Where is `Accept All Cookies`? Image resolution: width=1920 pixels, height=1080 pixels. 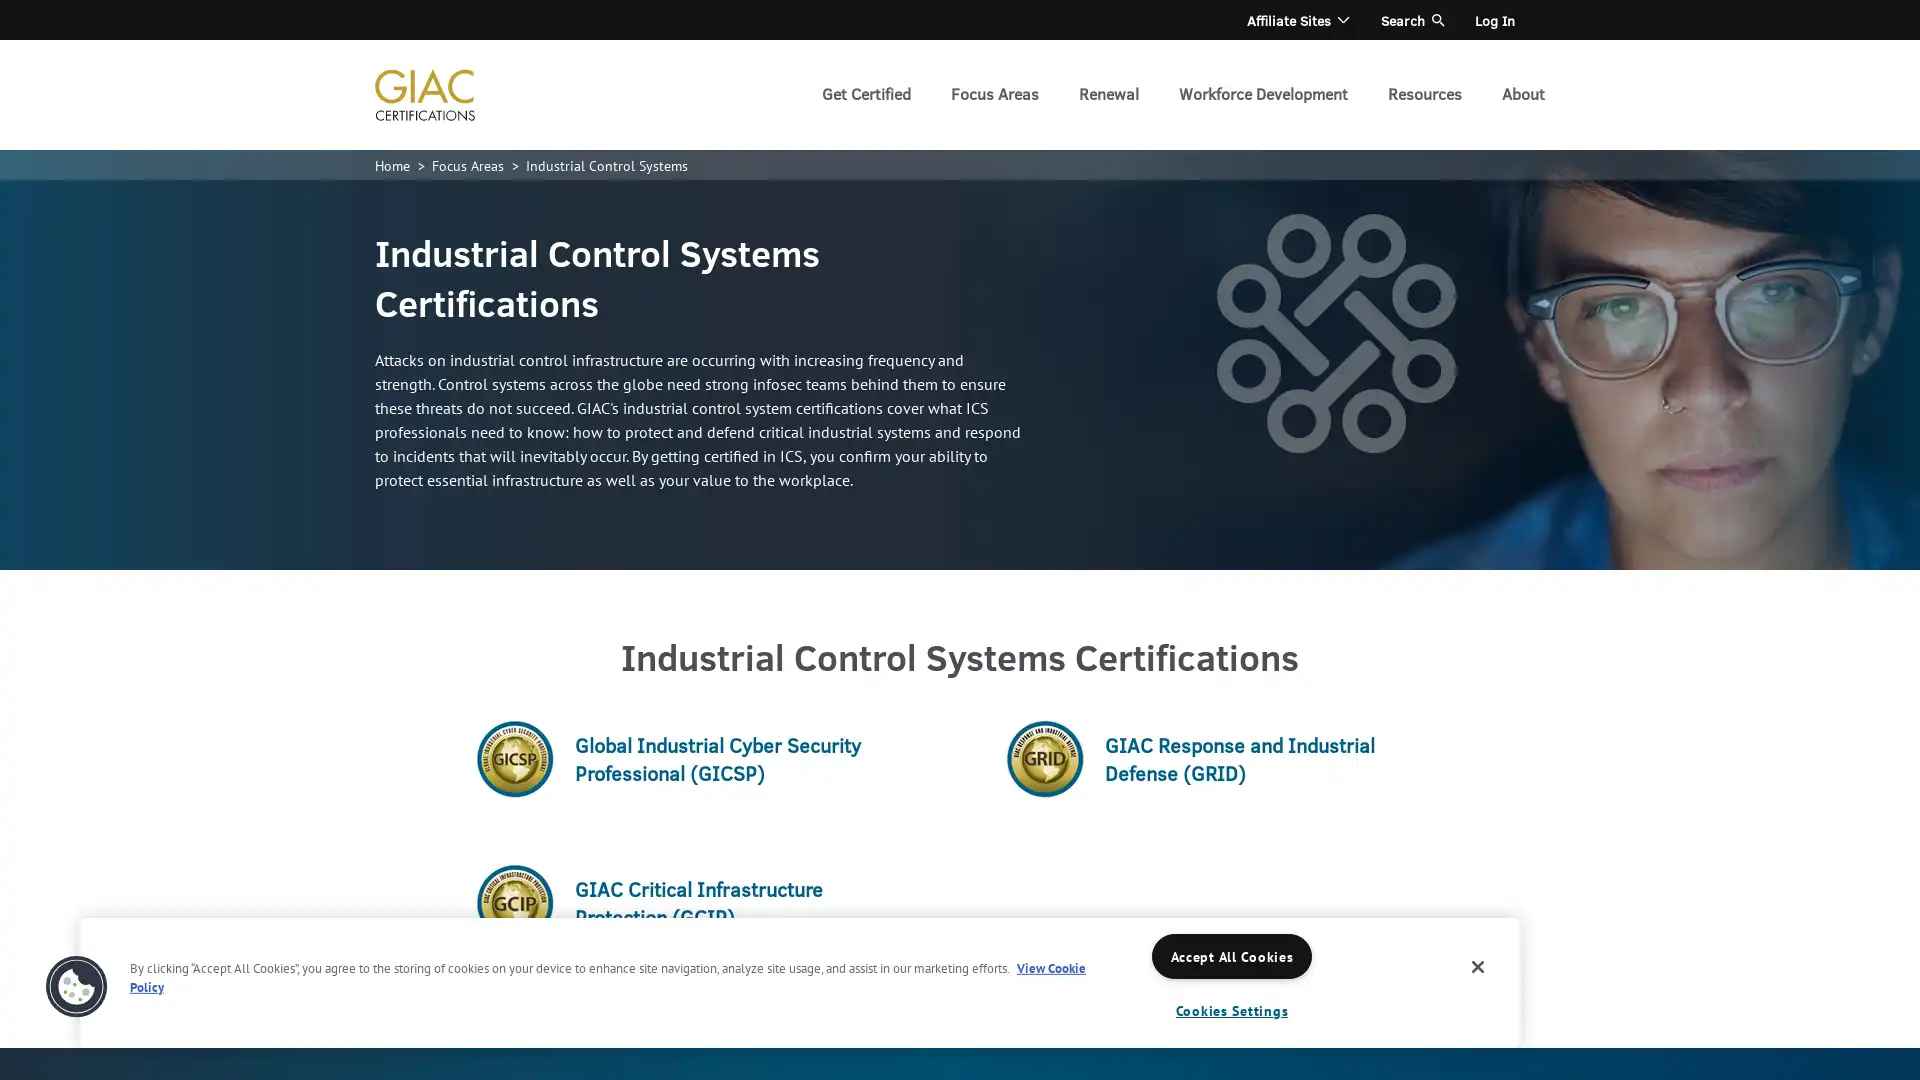
Accept All Cookies is located at coordinates (1231, 955).